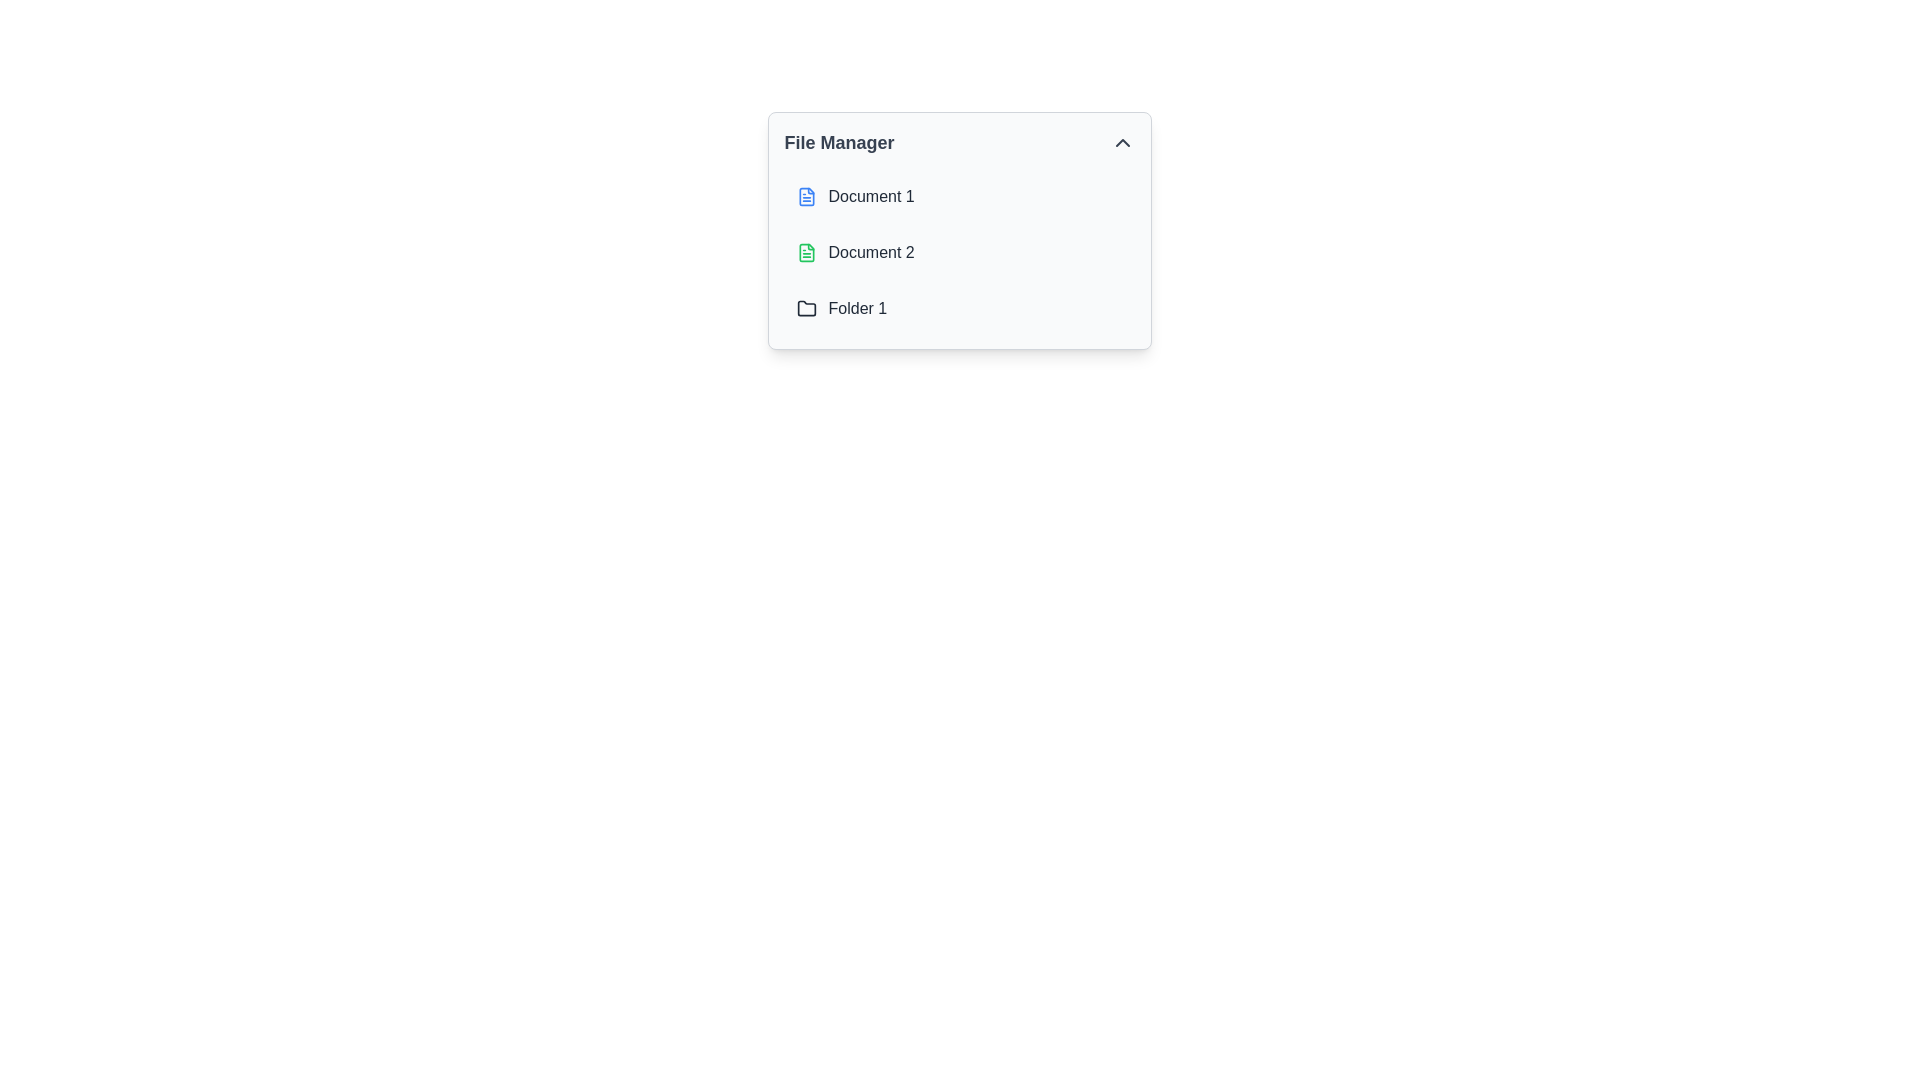 This screenshot has height=1080, width=1920. What do you see at coordinates (806, 196) in the screenshot?
I see `the document icon with a blue outline located in the 'File Manager' section next to the label 'Document 1'` at bounding box center [806, 196].